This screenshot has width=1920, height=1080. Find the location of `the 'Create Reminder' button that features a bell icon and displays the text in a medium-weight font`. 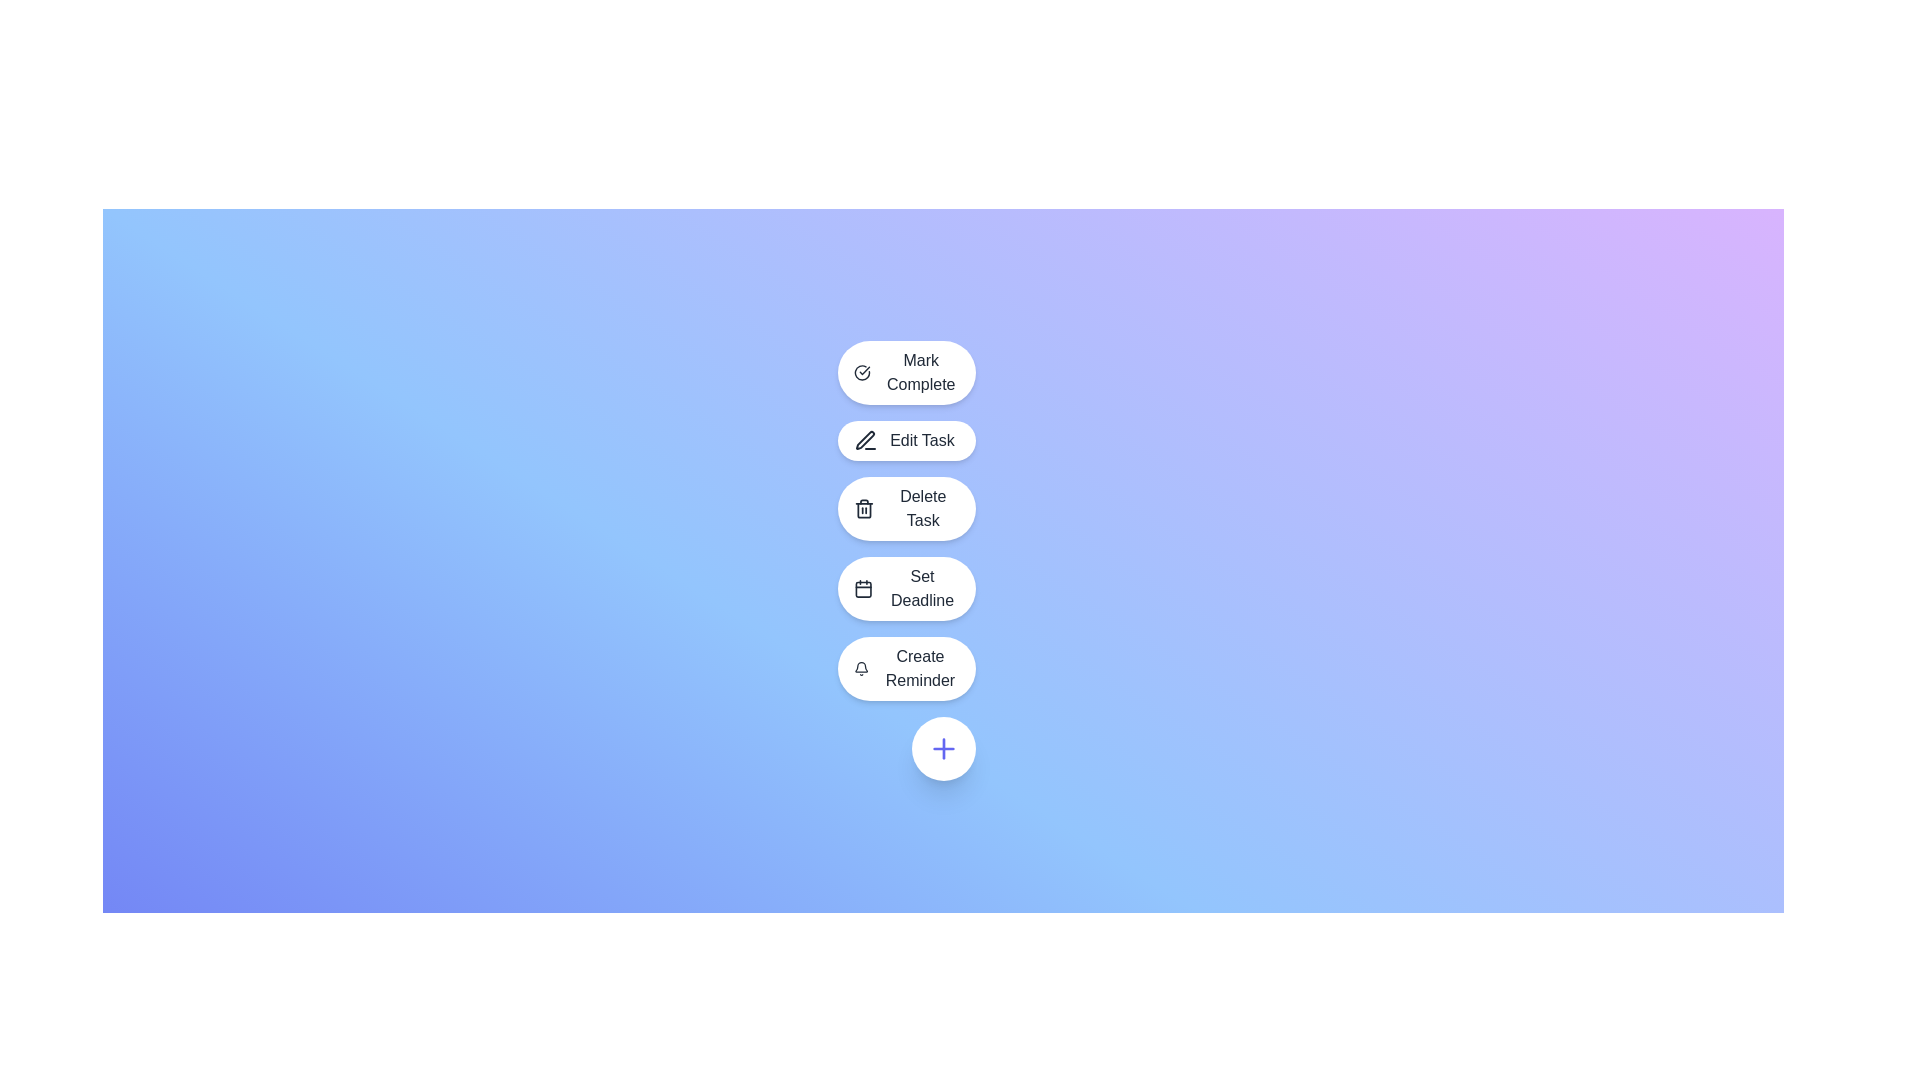

the 'Create Reminder' button that features a bell icon and displays the text in a medium-weight font is located at coordinates (919, 668).